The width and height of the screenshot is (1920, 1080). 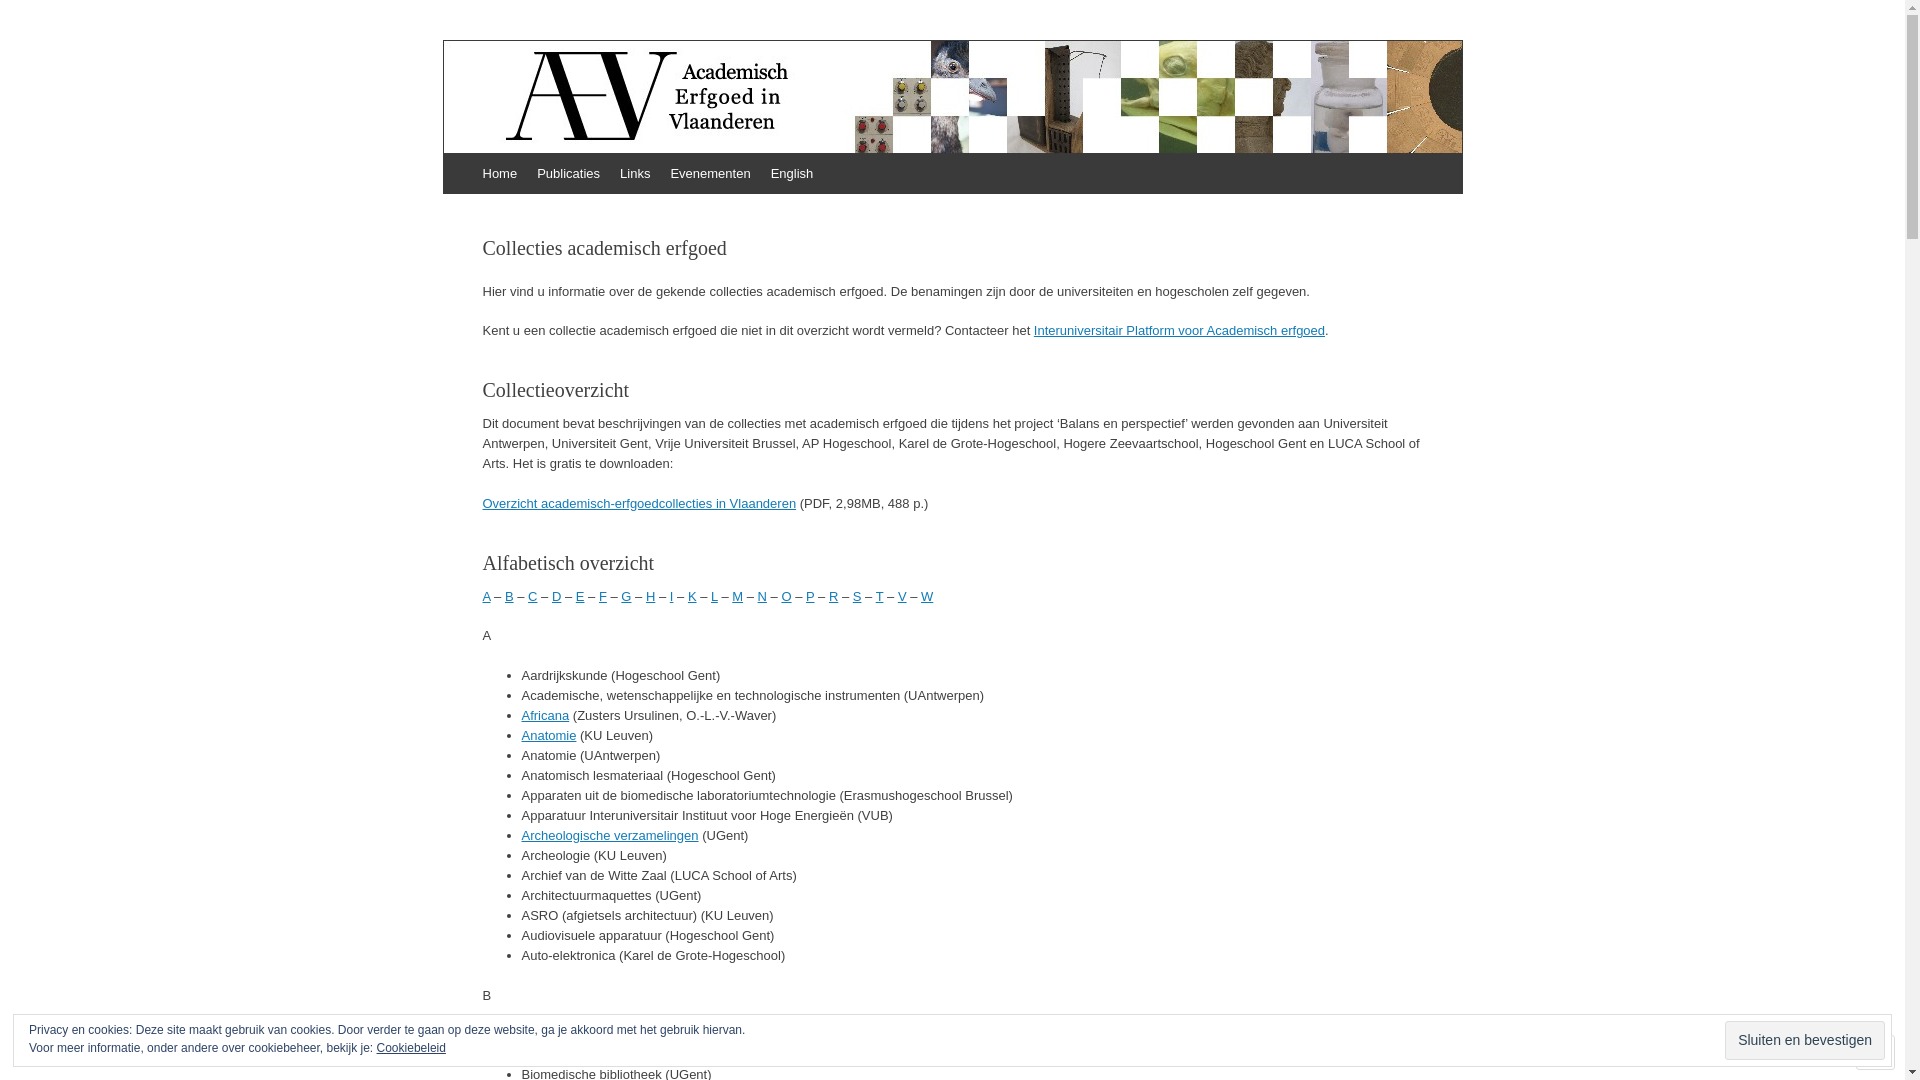 What do you see at coordinates (546, 714) in the screenshot?
I see `'Africana'` at bounding box center [546, 714].